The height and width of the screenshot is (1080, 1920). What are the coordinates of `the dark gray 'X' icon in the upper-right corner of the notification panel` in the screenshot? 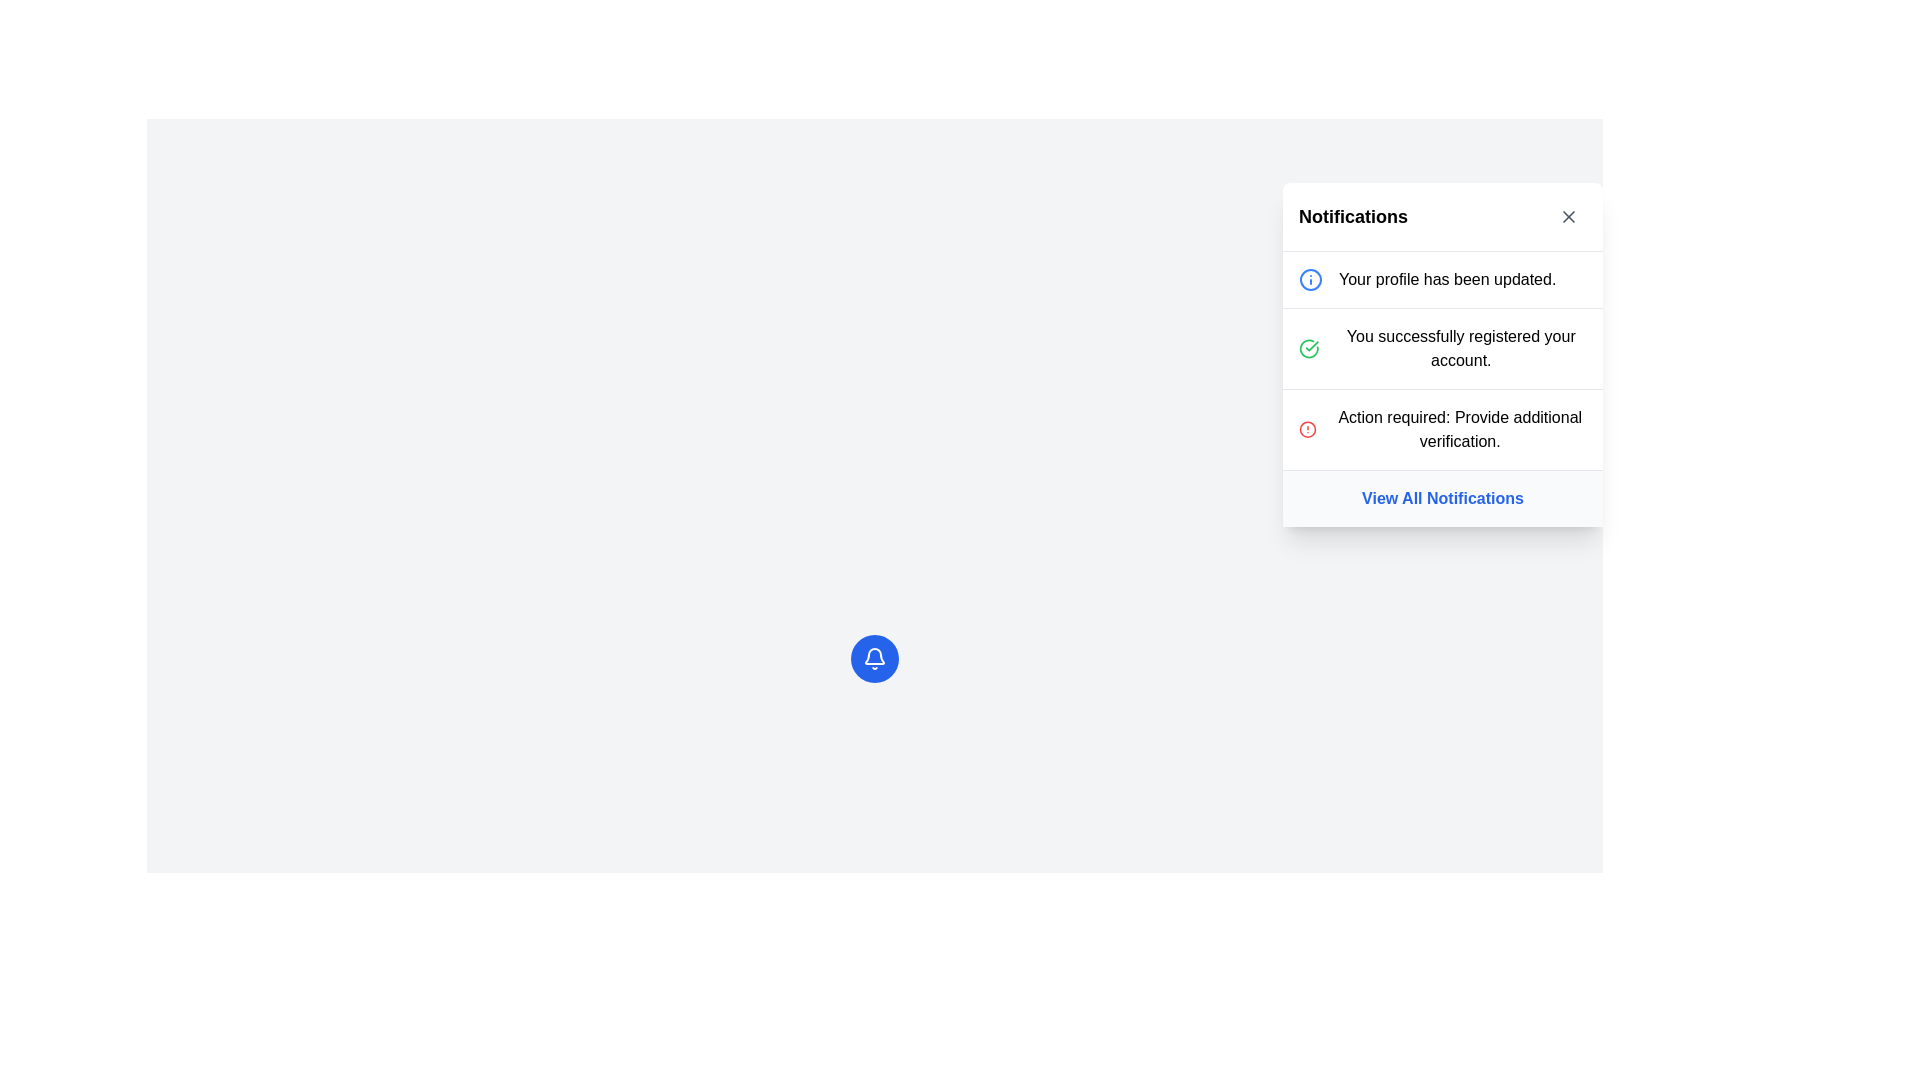 It's located at (1568, 216).